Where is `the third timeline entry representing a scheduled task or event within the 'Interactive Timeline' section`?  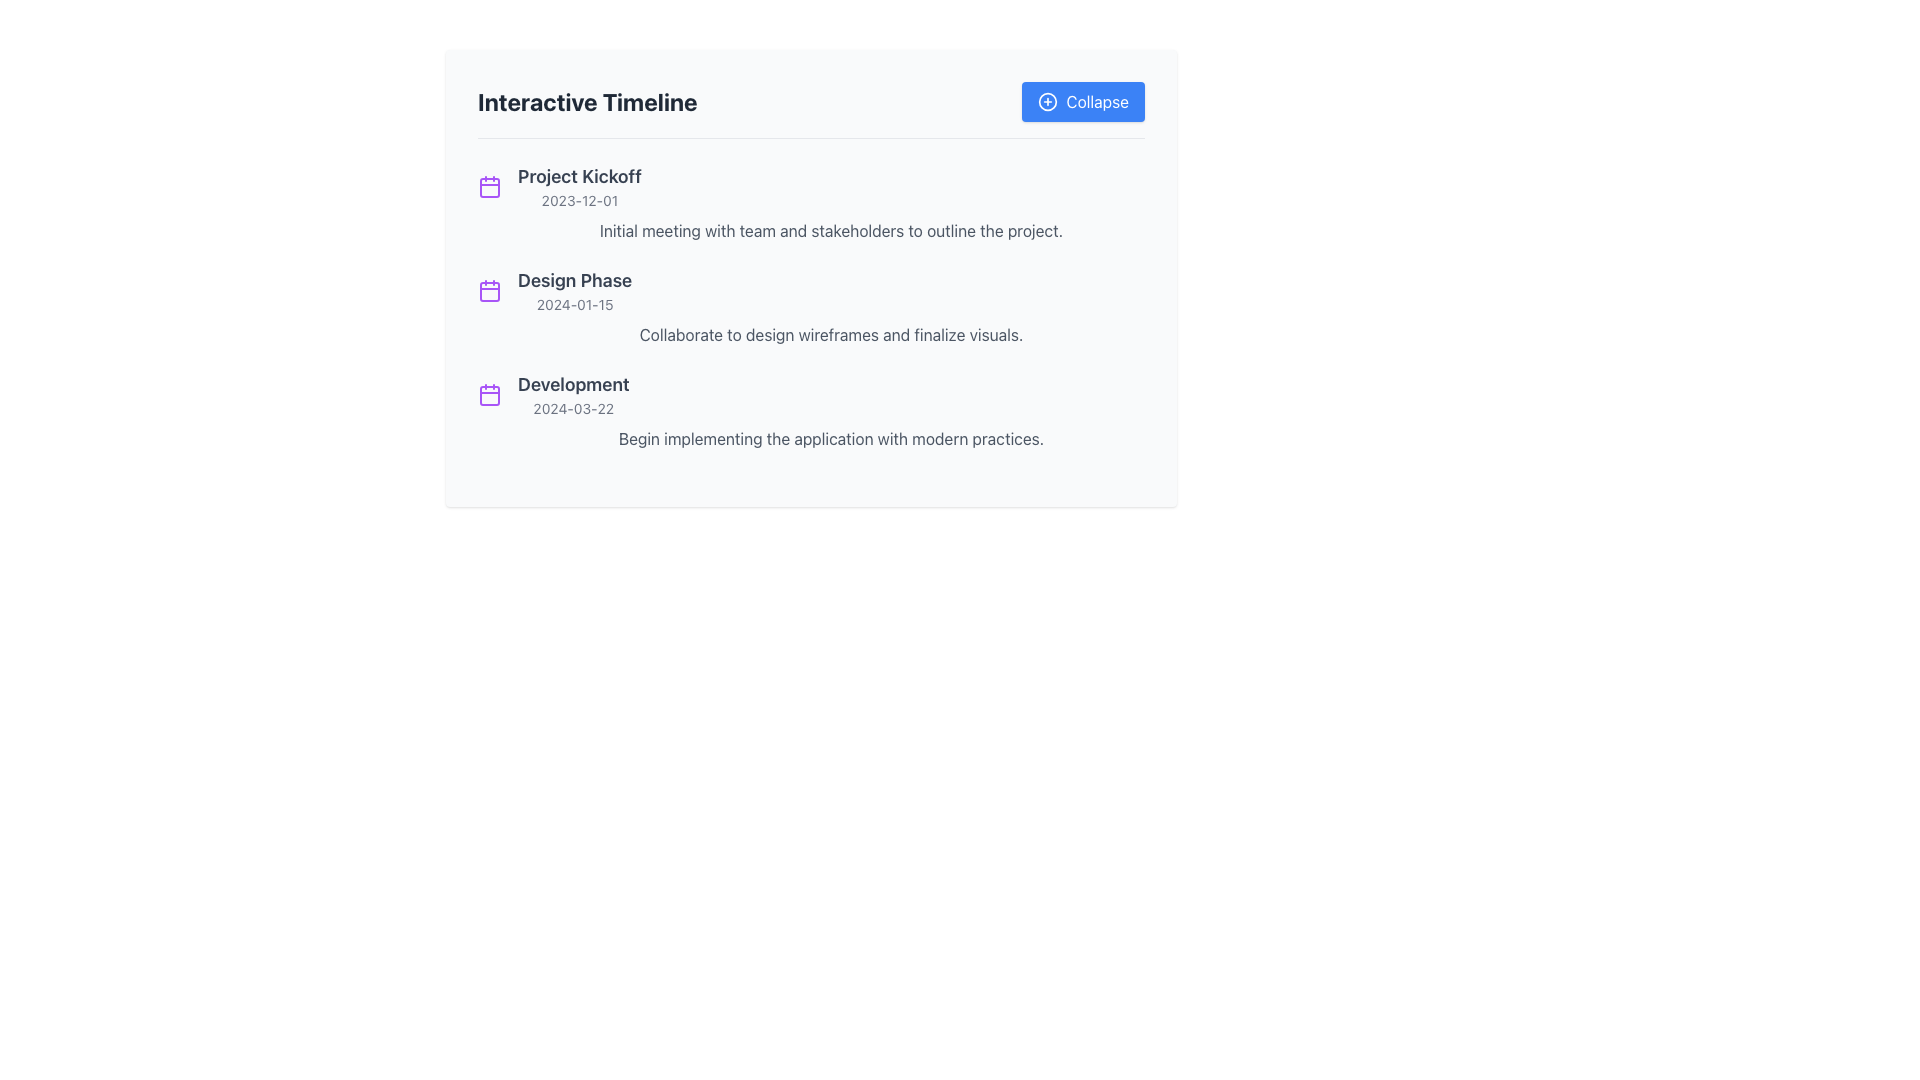
the third timeline entry representing a scheduled task or event within the 'Interactive Timeline' section is located at coordinates (811, 410).